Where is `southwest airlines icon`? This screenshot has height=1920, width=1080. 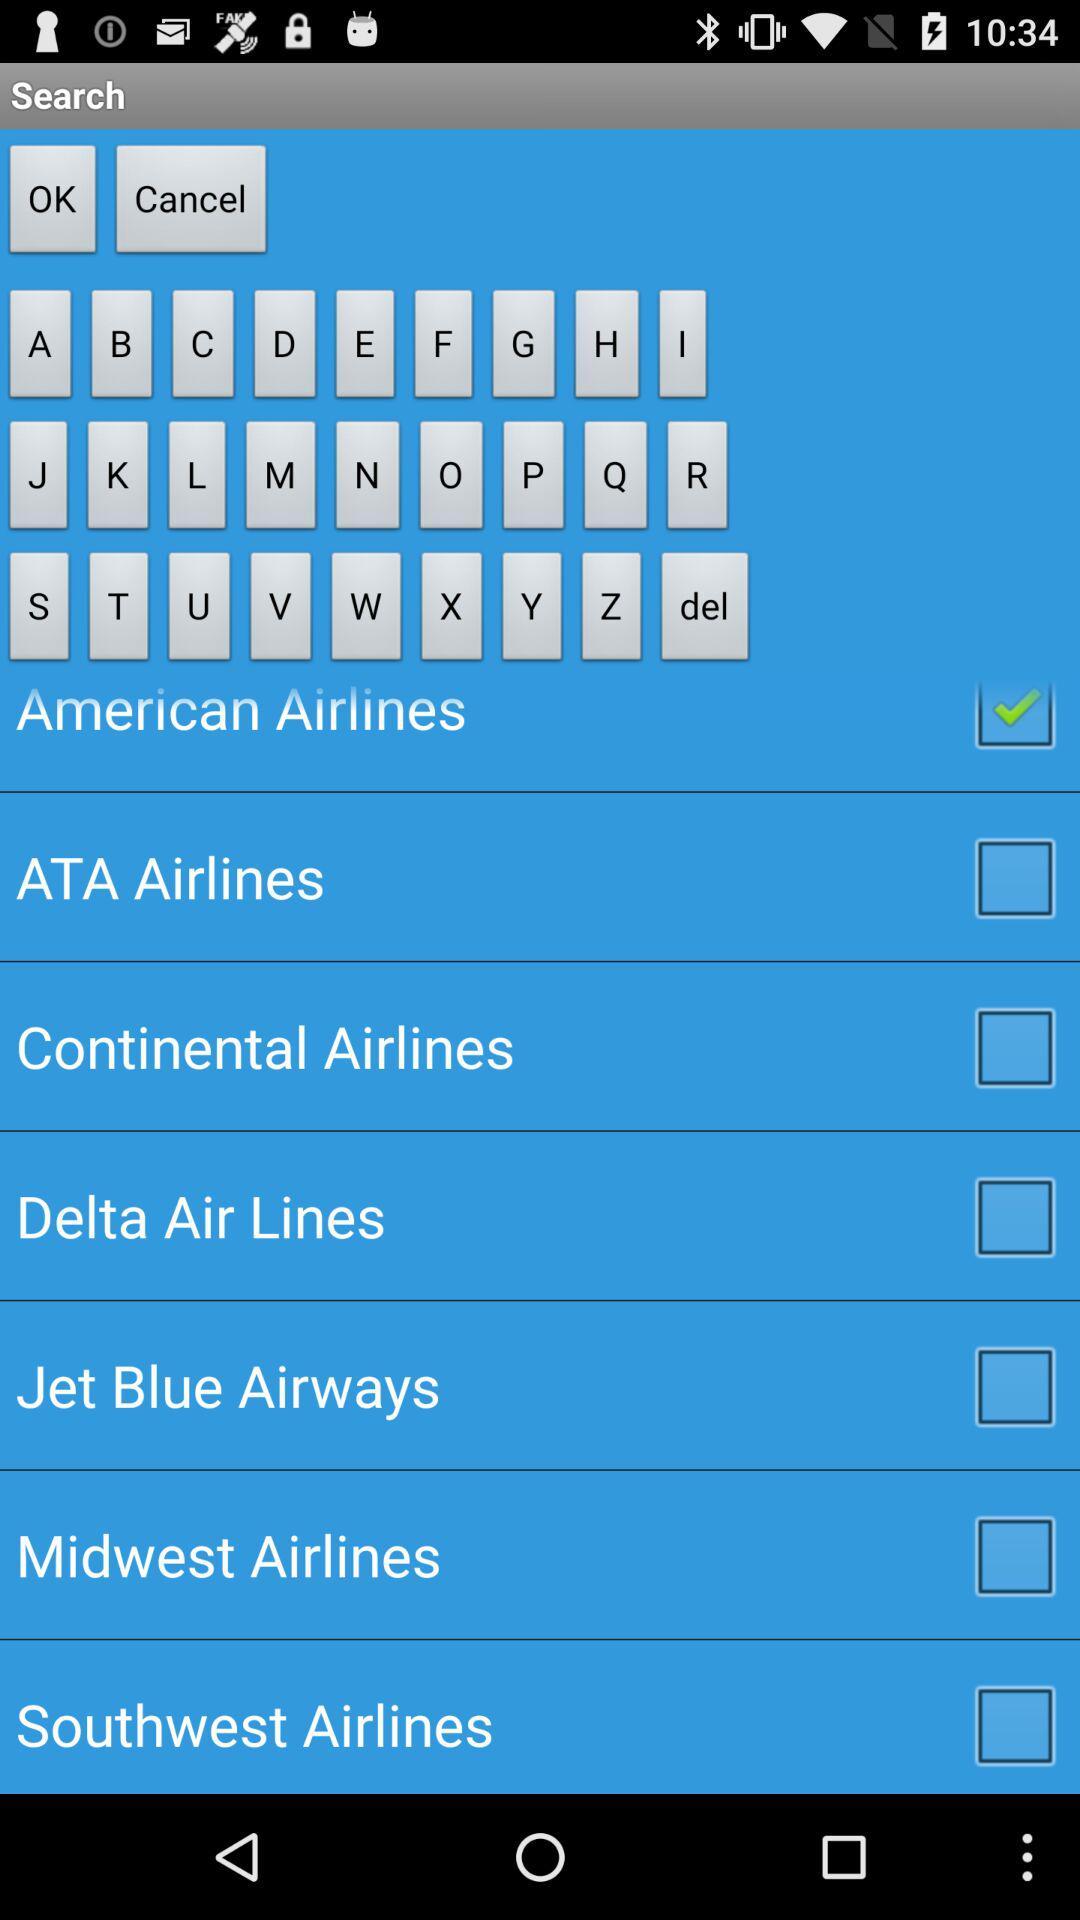
southwest airlines icon is located at coordinates (540, 1716).